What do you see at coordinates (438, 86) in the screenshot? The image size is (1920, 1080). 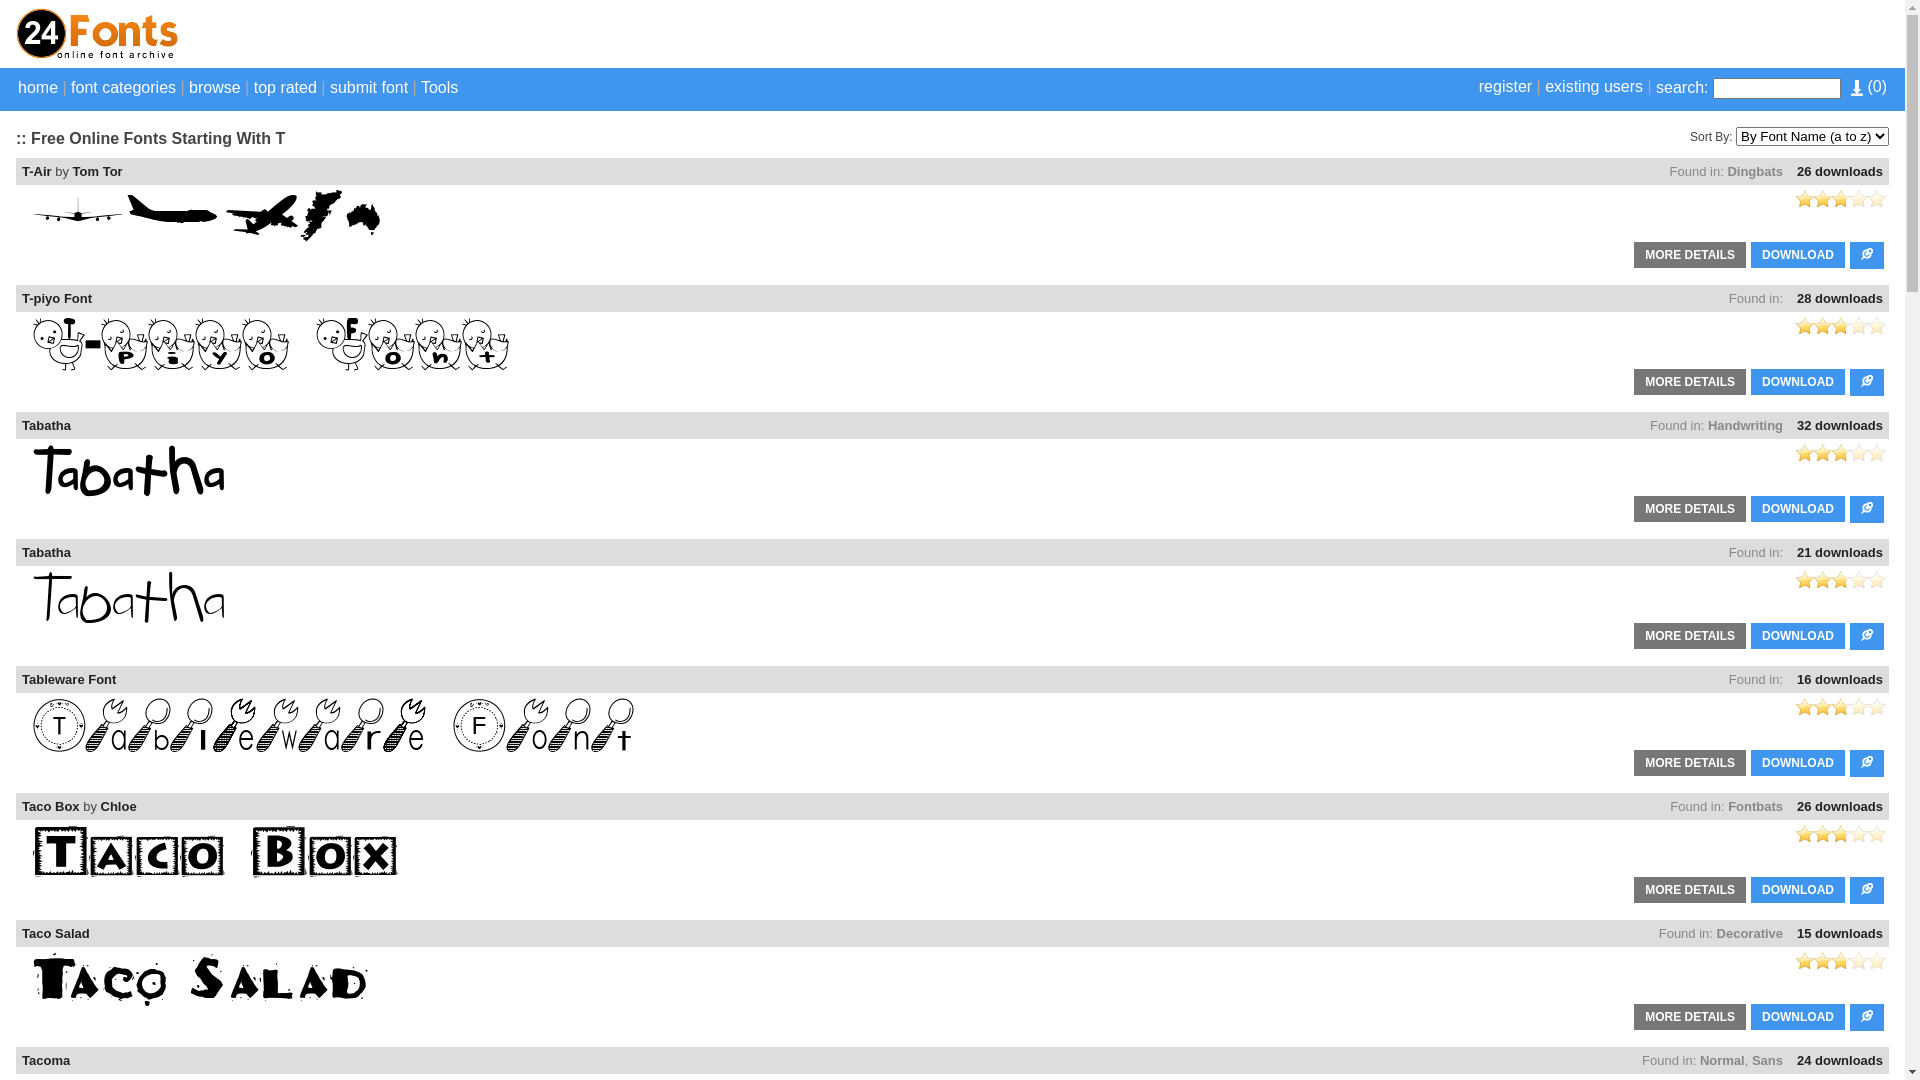 I see `'Tools'` at bounding box center [438, 86].